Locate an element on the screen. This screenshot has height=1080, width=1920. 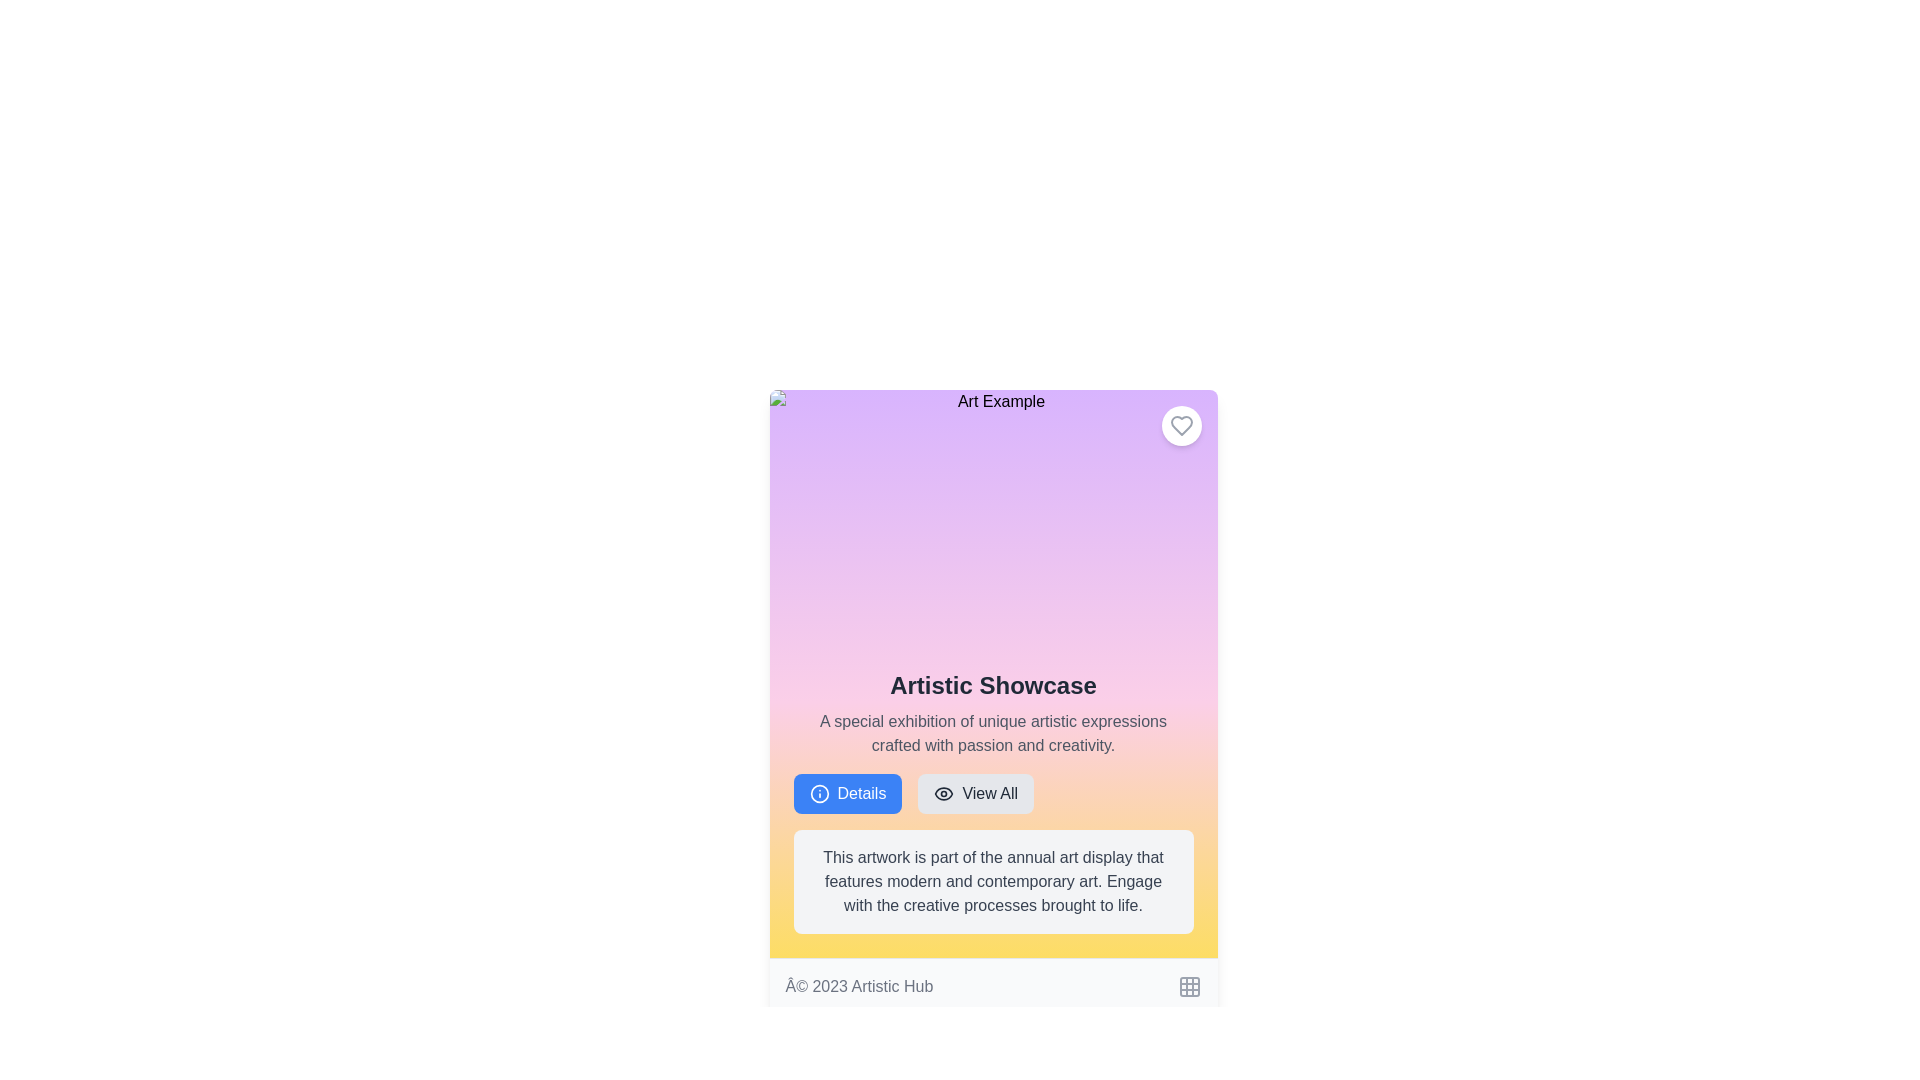
the 'like' or 'favorite' button located at the top-right corner of the card displaying the 'Art Example' image to express preference for the content is located at coordinates (1181, 424).